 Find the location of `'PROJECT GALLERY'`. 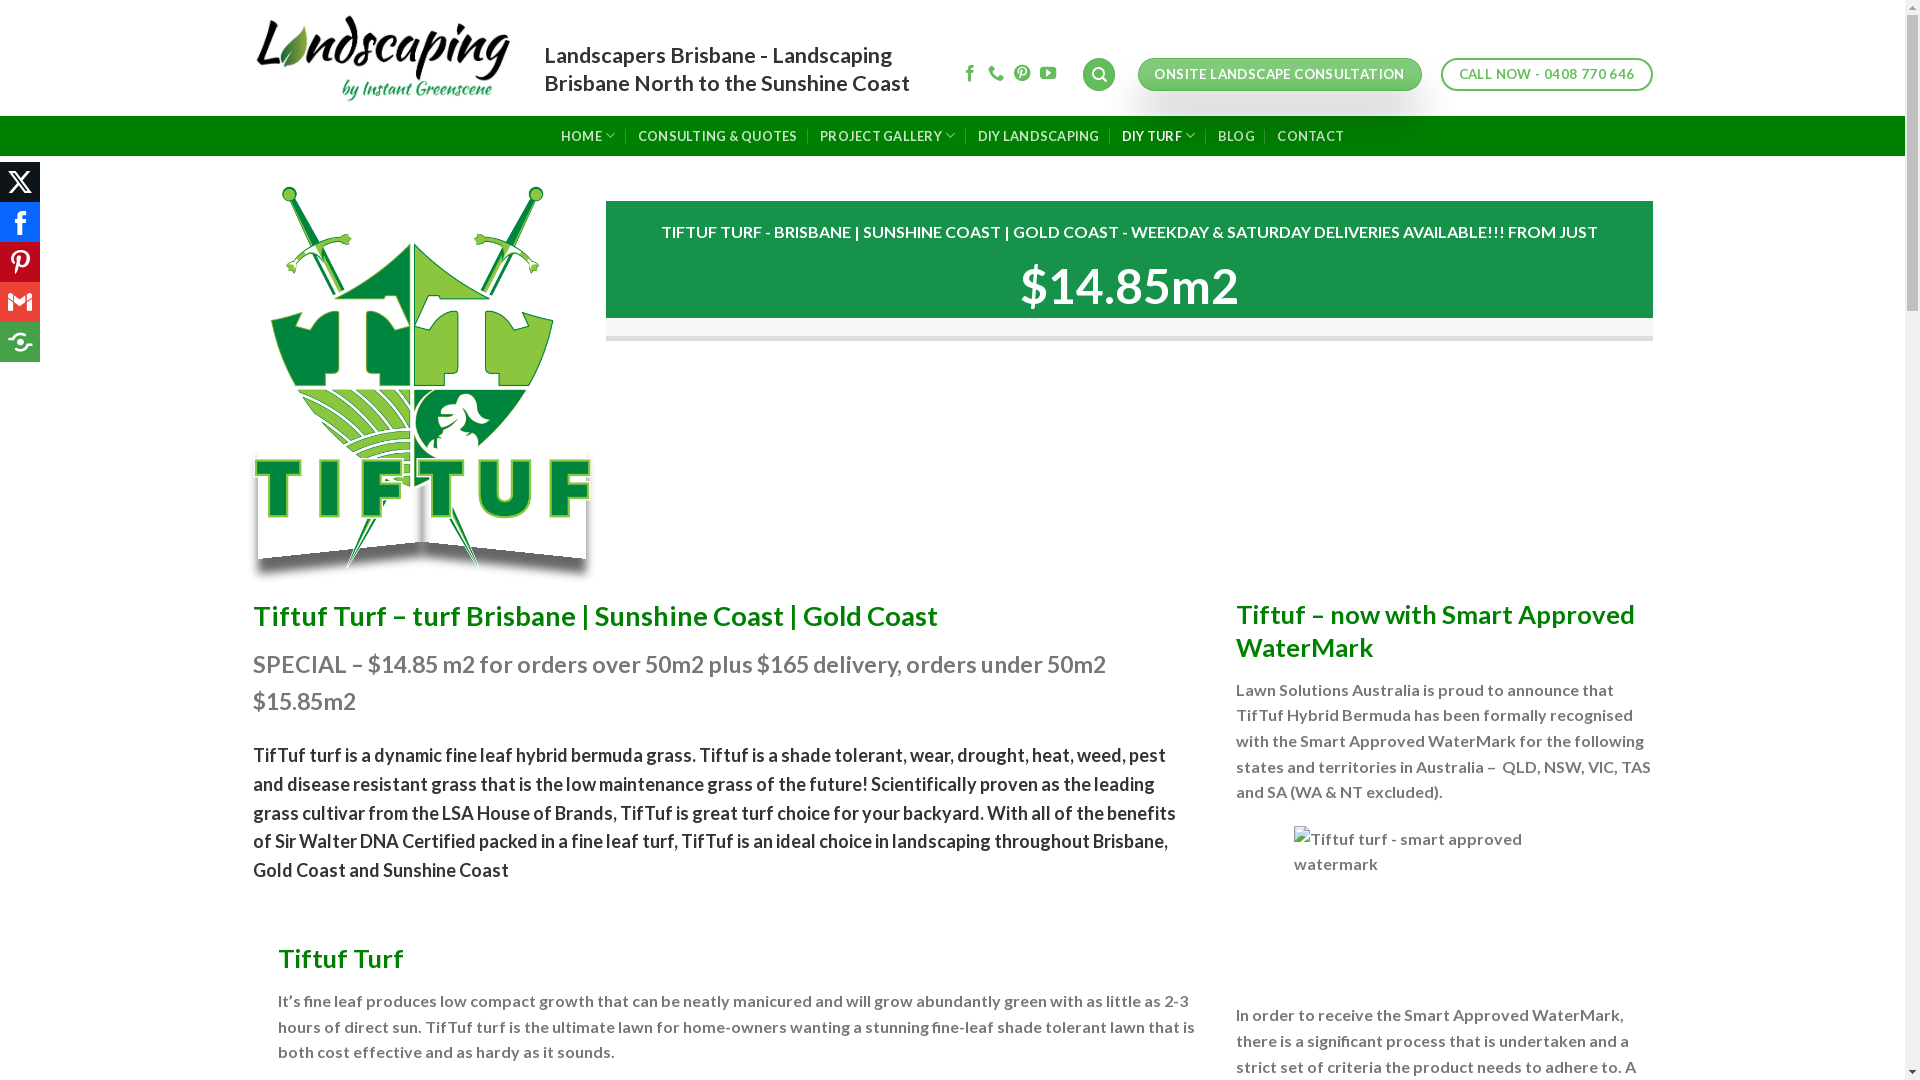

'PROJECT GALLERY' is located at coordinates (886, 135).